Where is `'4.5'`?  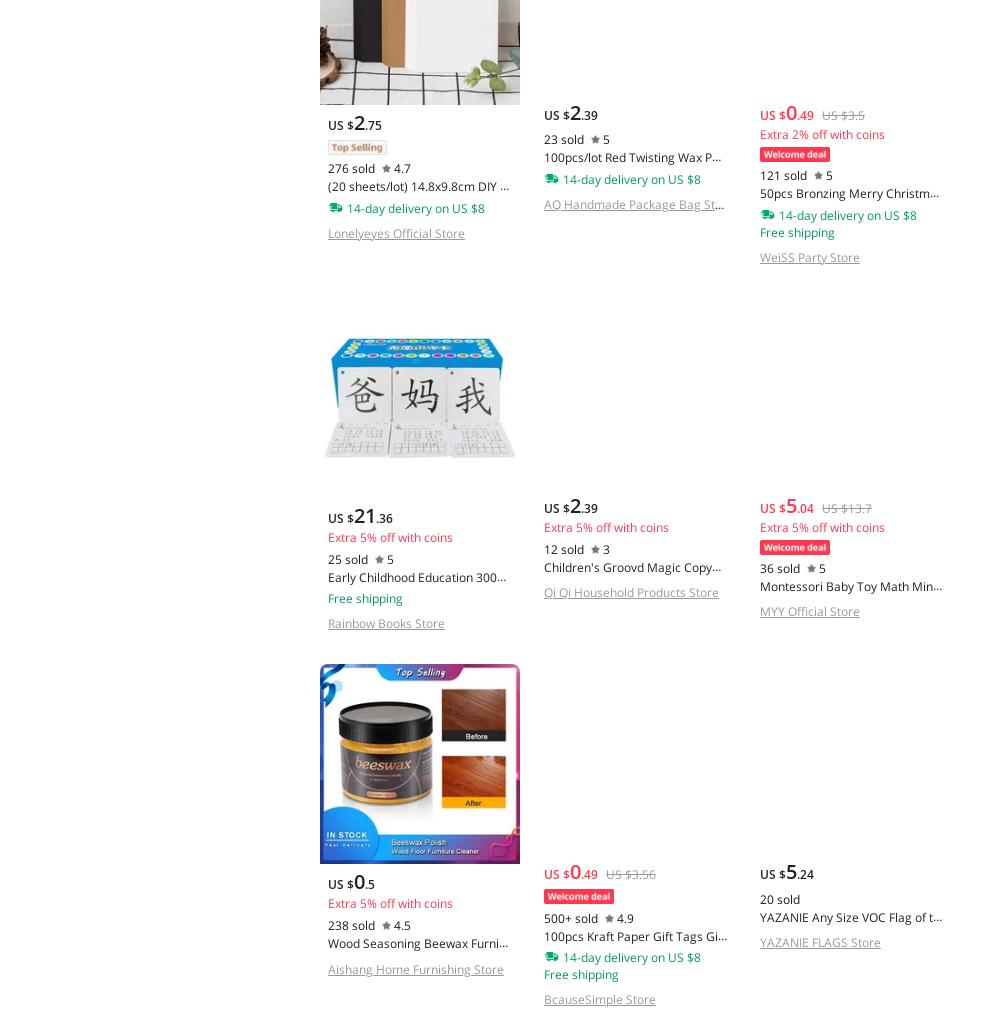 '4.5' is located at coordinates (402, 924).